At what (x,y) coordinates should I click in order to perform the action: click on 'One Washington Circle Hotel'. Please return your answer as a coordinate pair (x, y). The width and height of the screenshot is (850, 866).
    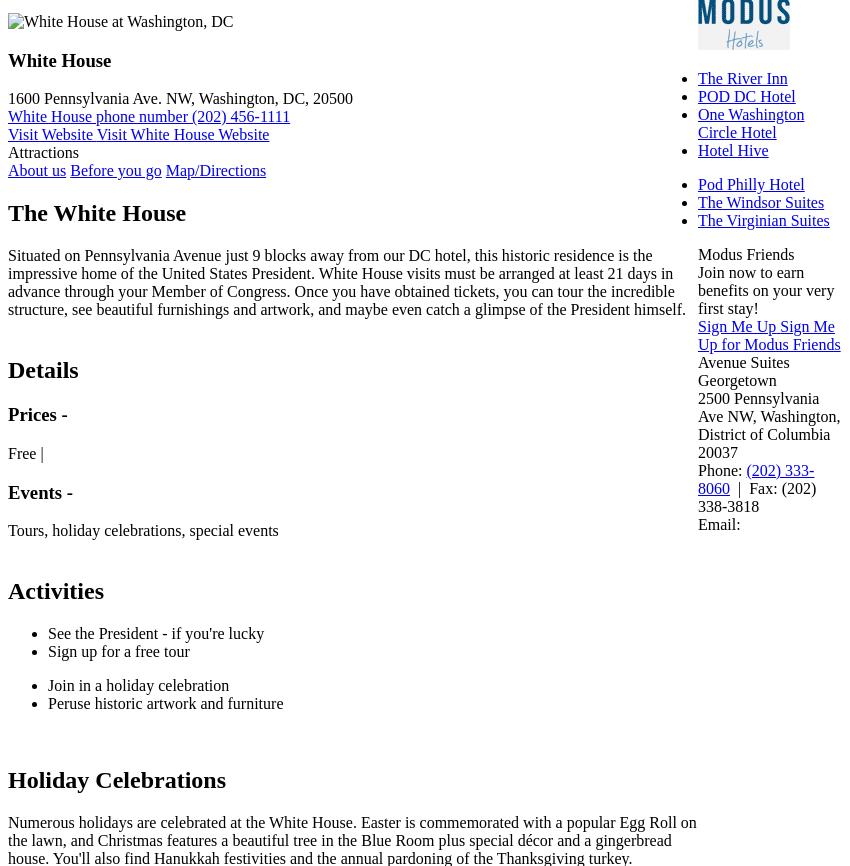
    Looking at the image, I should click on (750, 123).